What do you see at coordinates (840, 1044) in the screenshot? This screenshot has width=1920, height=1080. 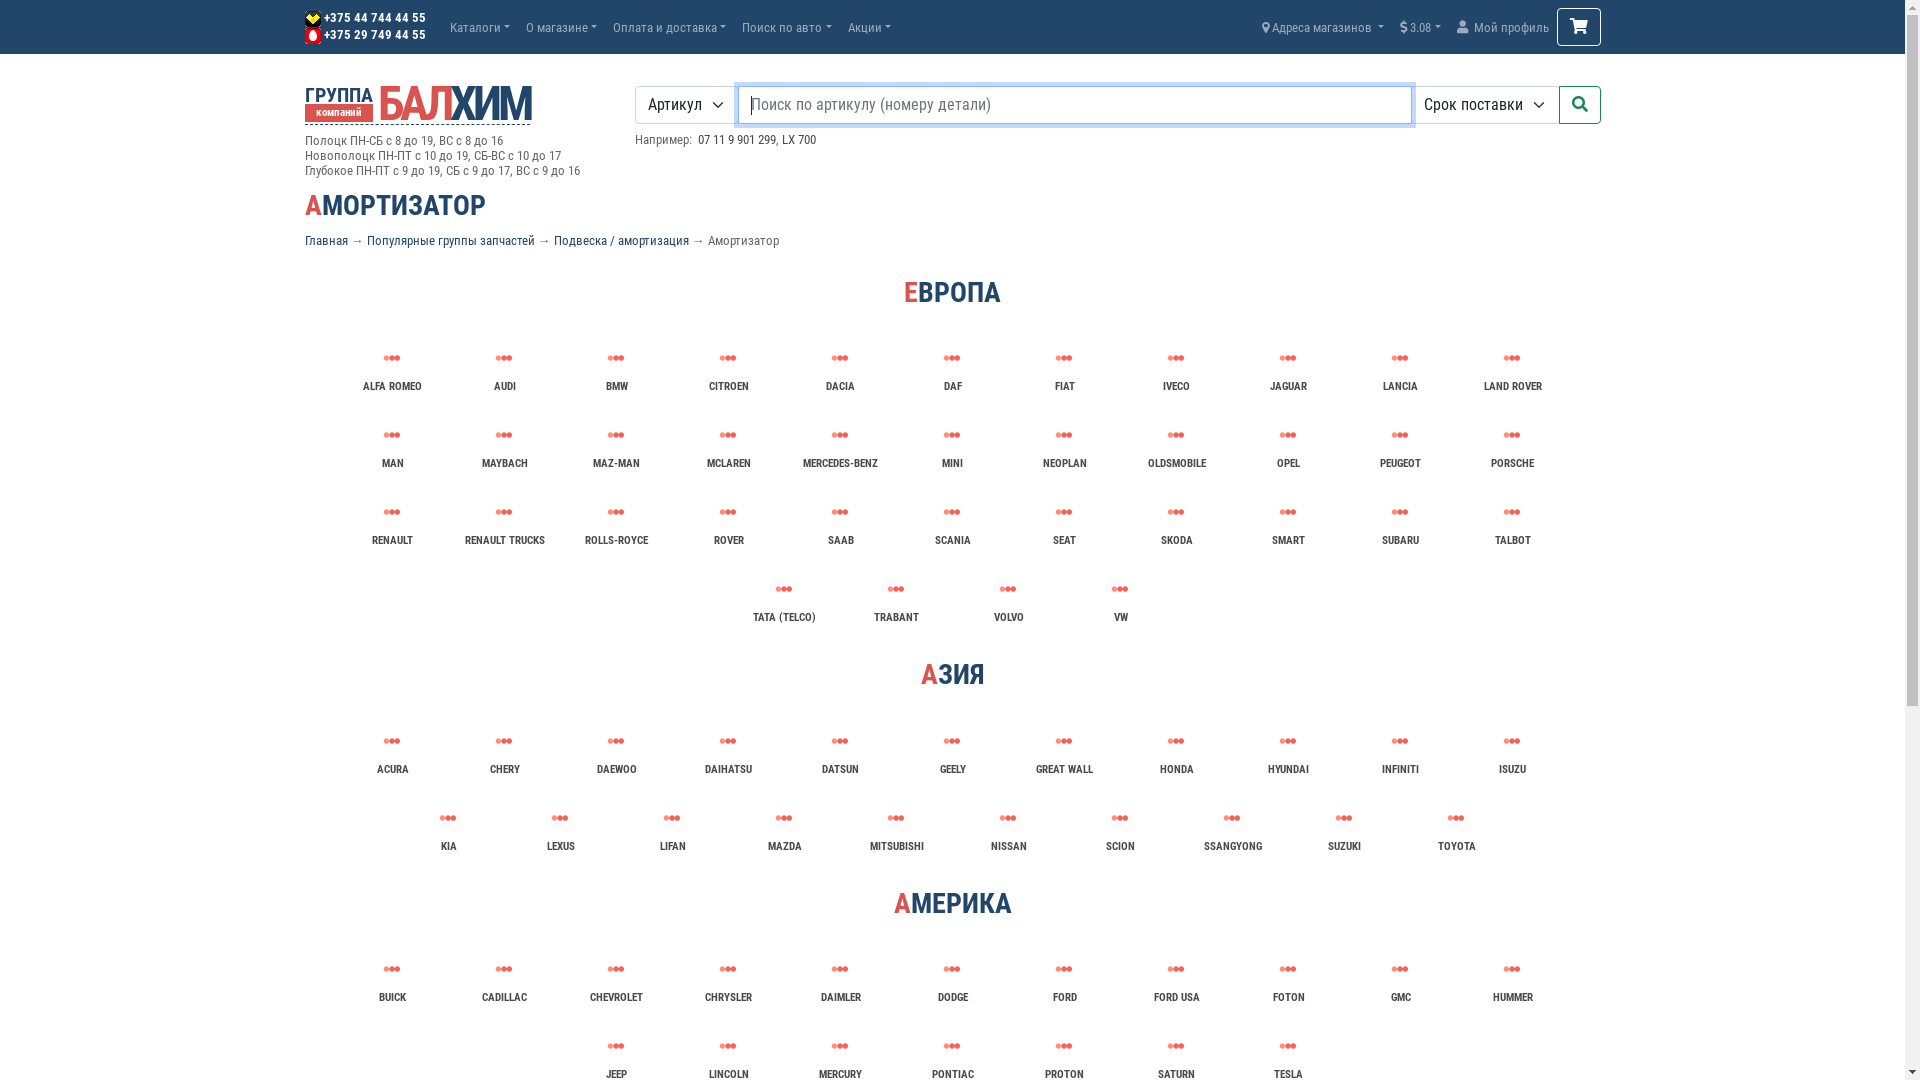 I see `'MERCURY'` at bounding box center [840, 1044].